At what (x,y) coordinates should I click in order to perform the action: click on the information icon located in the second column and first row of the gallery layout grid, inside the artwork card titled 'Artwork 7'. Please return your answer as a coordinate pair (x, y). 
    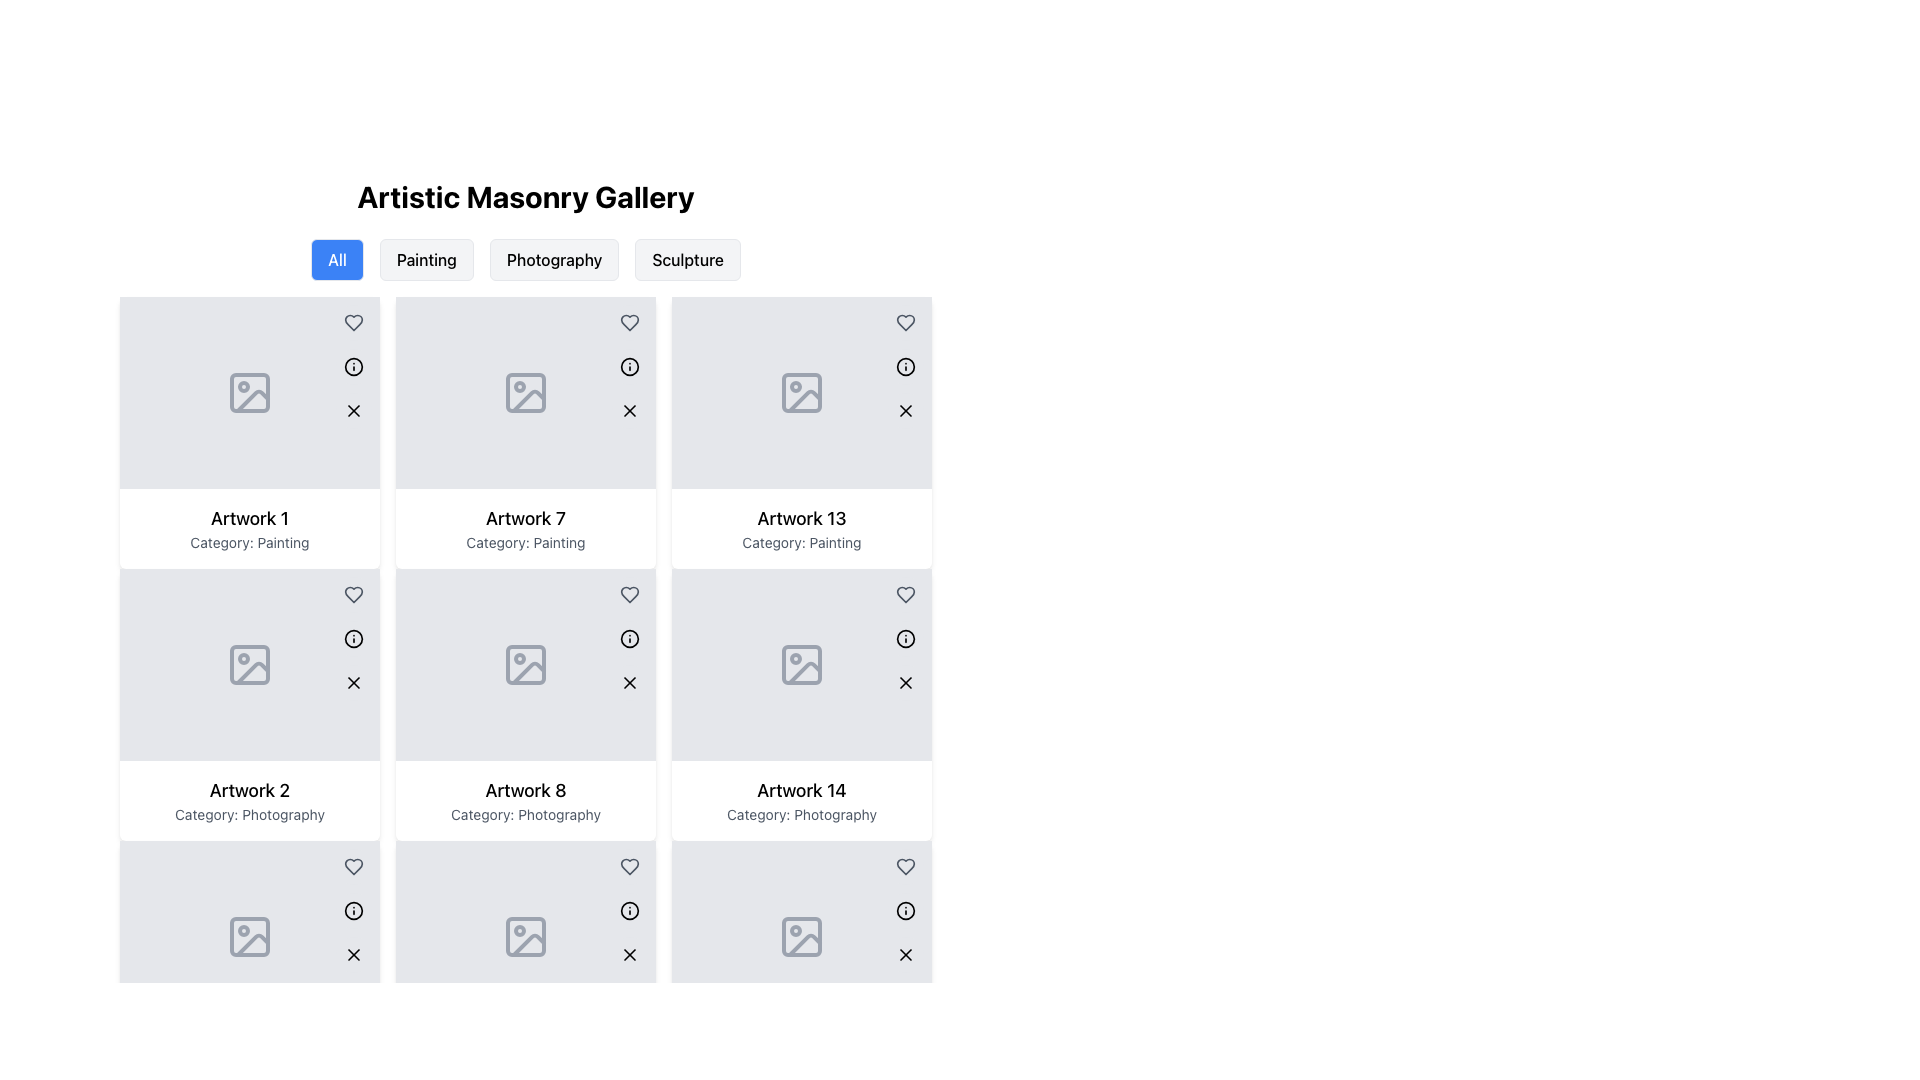
    Looking at the image, I should click on (354, 366).